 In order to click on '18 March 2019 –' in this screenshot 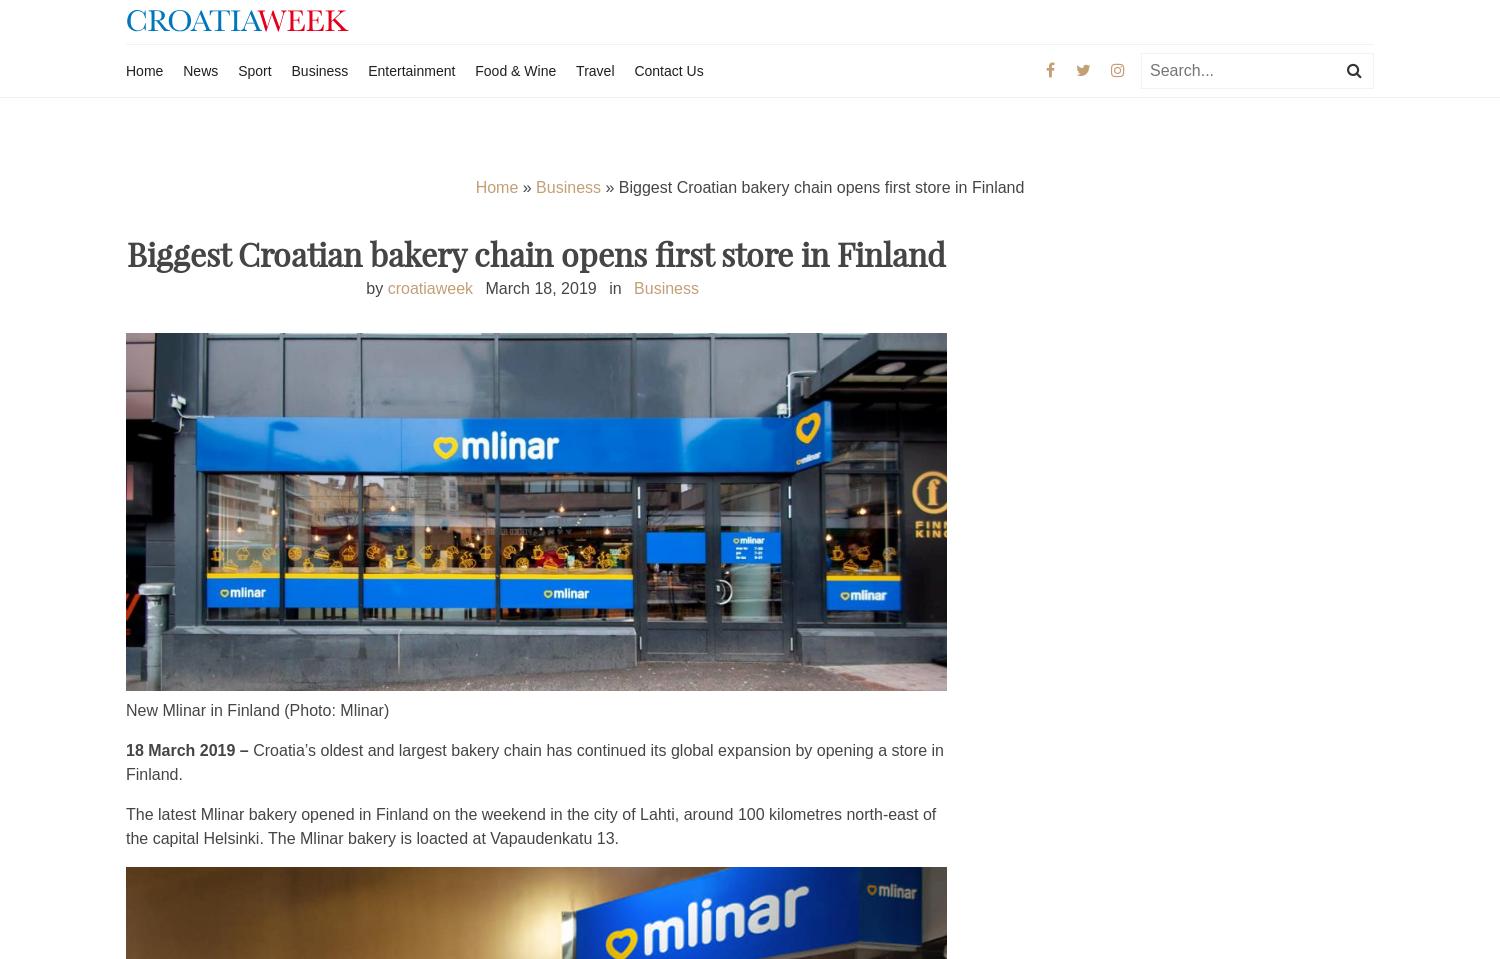, I will do `click(126, 749)`.